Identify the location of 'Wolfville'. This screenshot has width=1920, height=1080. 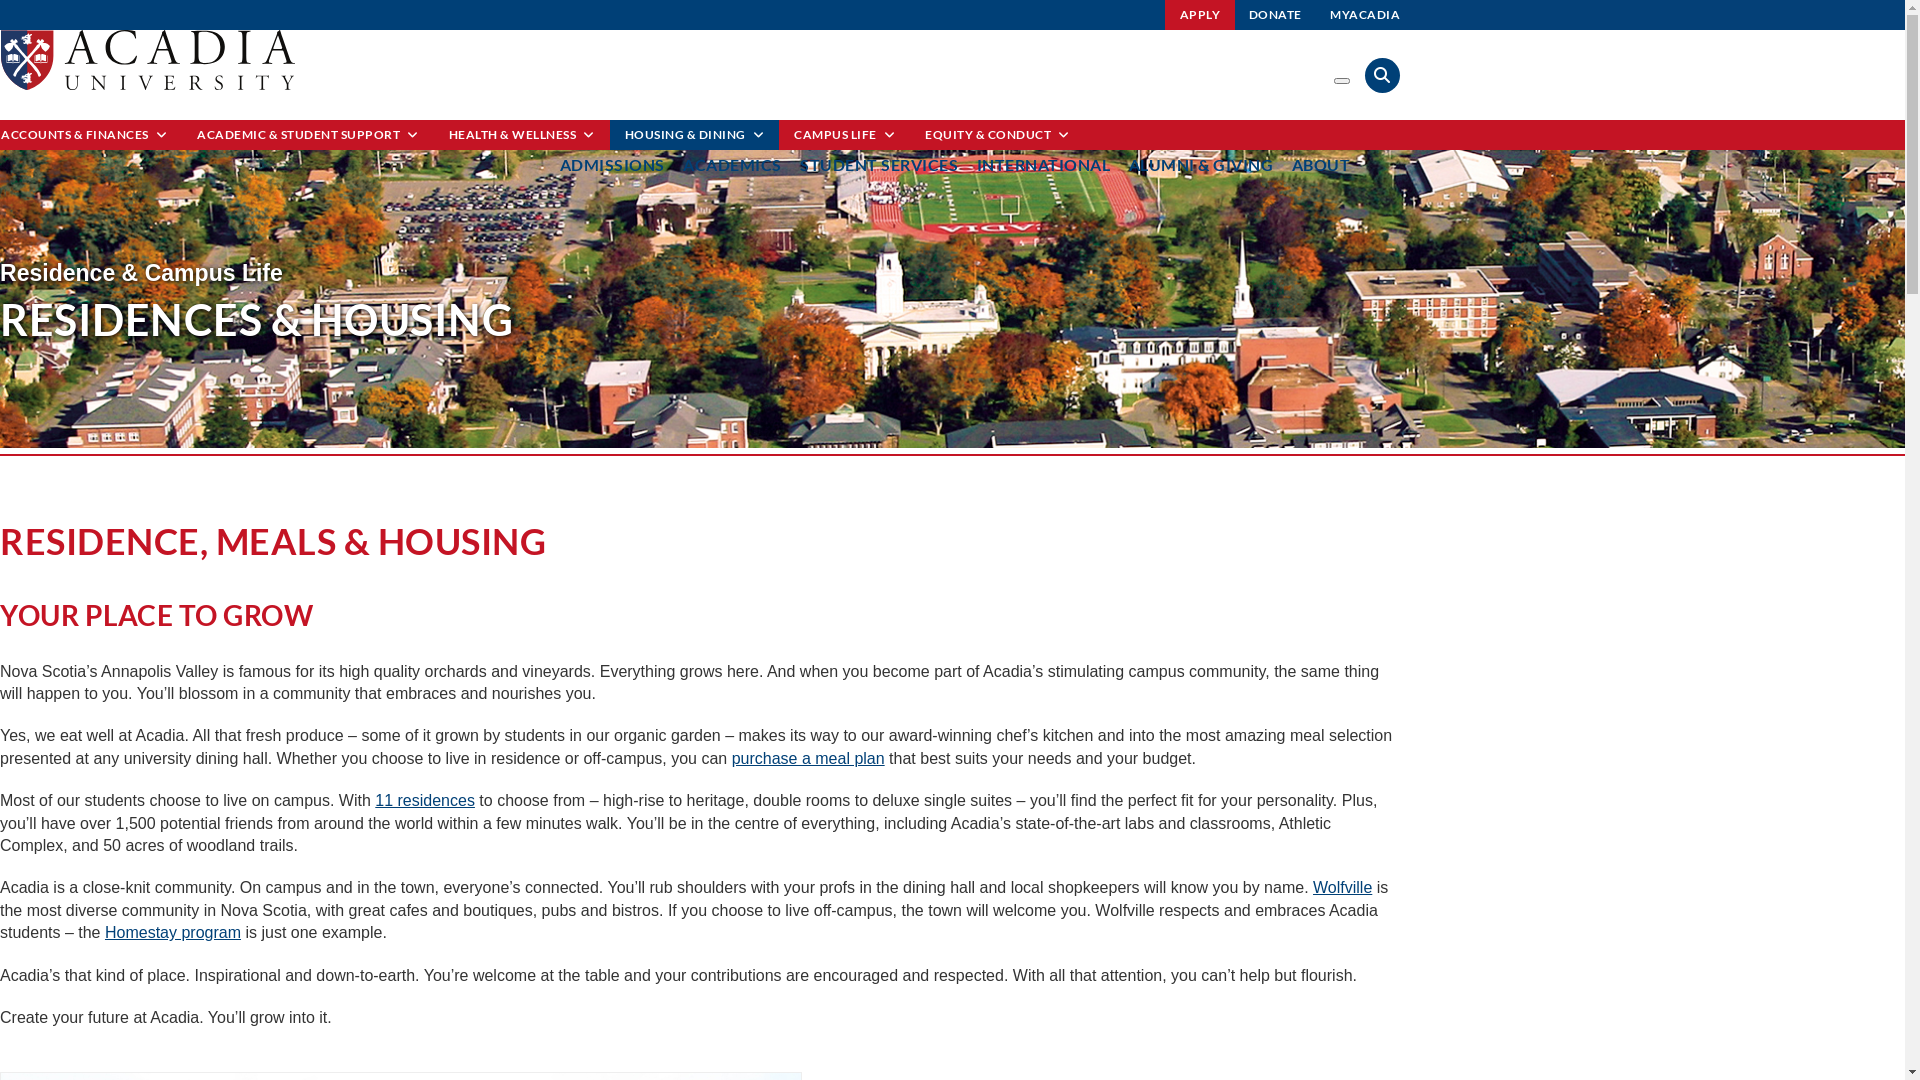
(1342, 886).